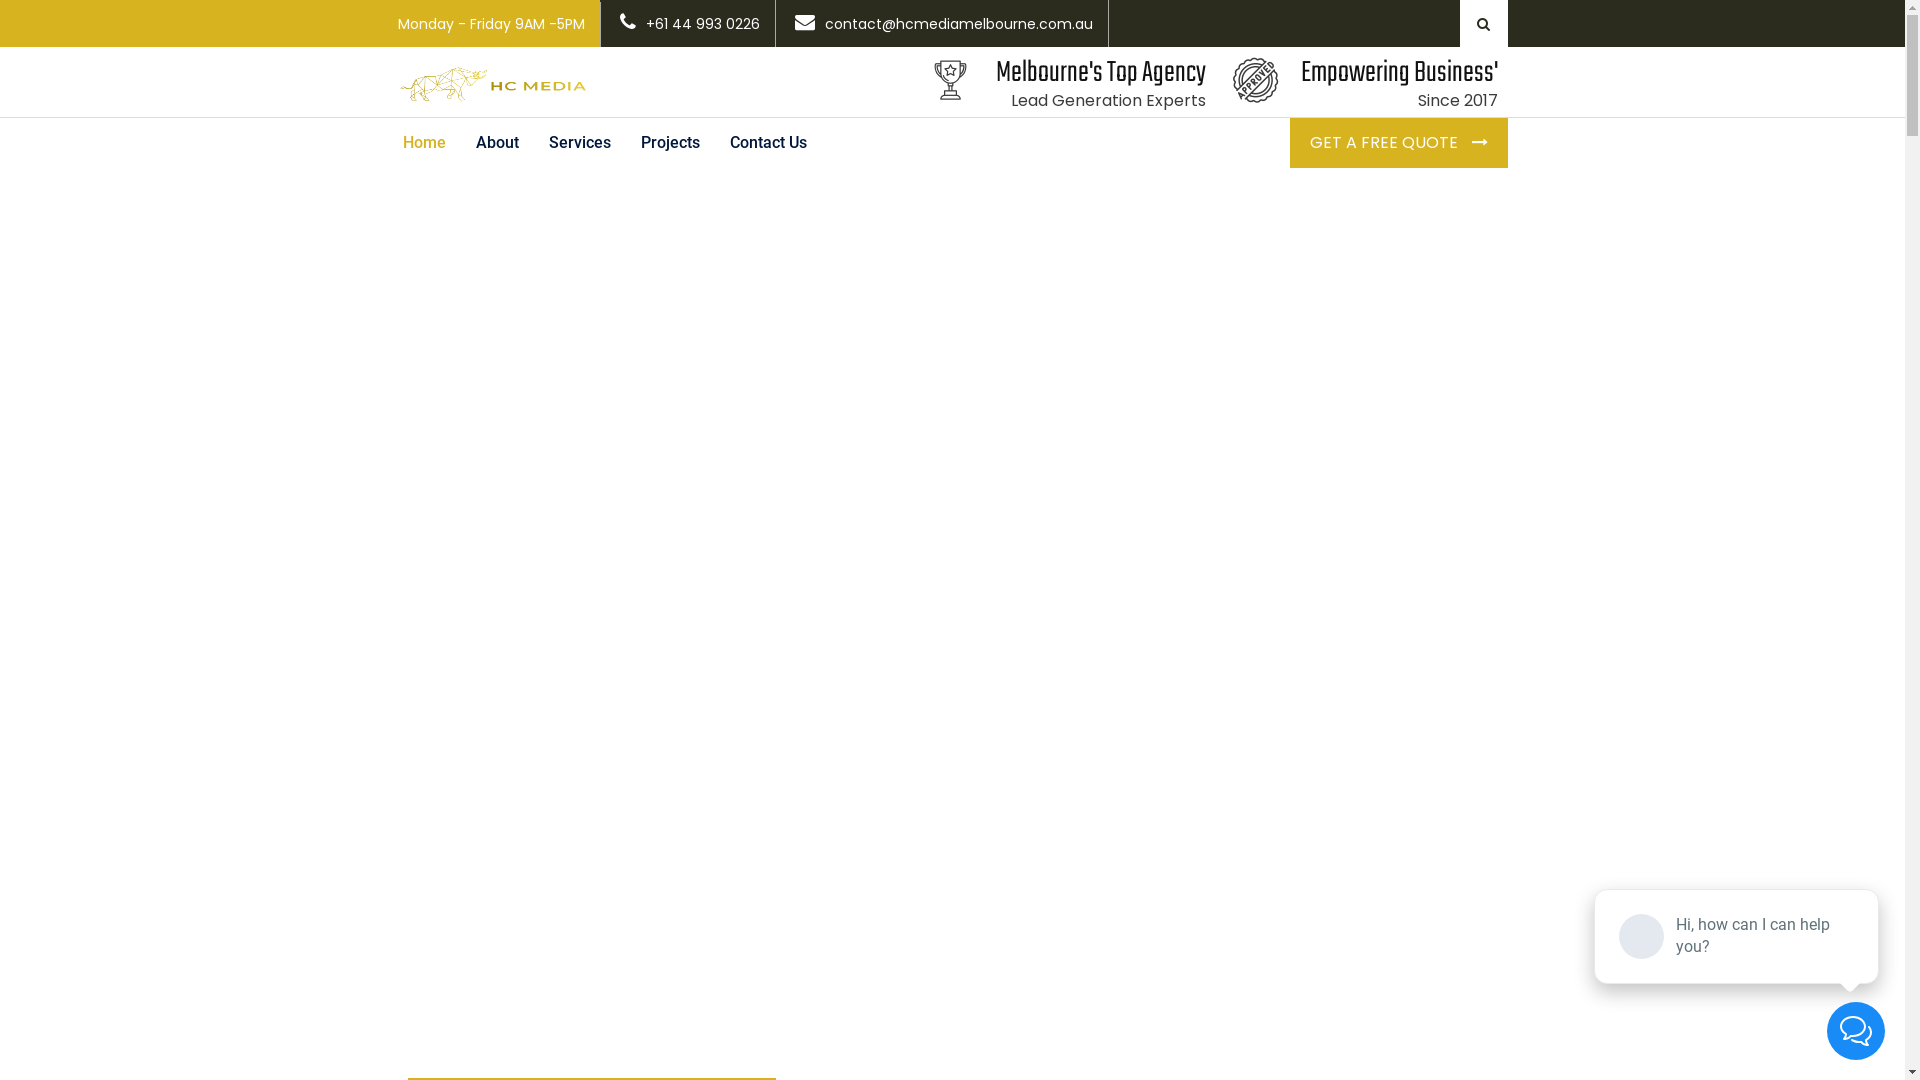  I want to click on 'GET A FREE QUOTE', so click(1397, 141).